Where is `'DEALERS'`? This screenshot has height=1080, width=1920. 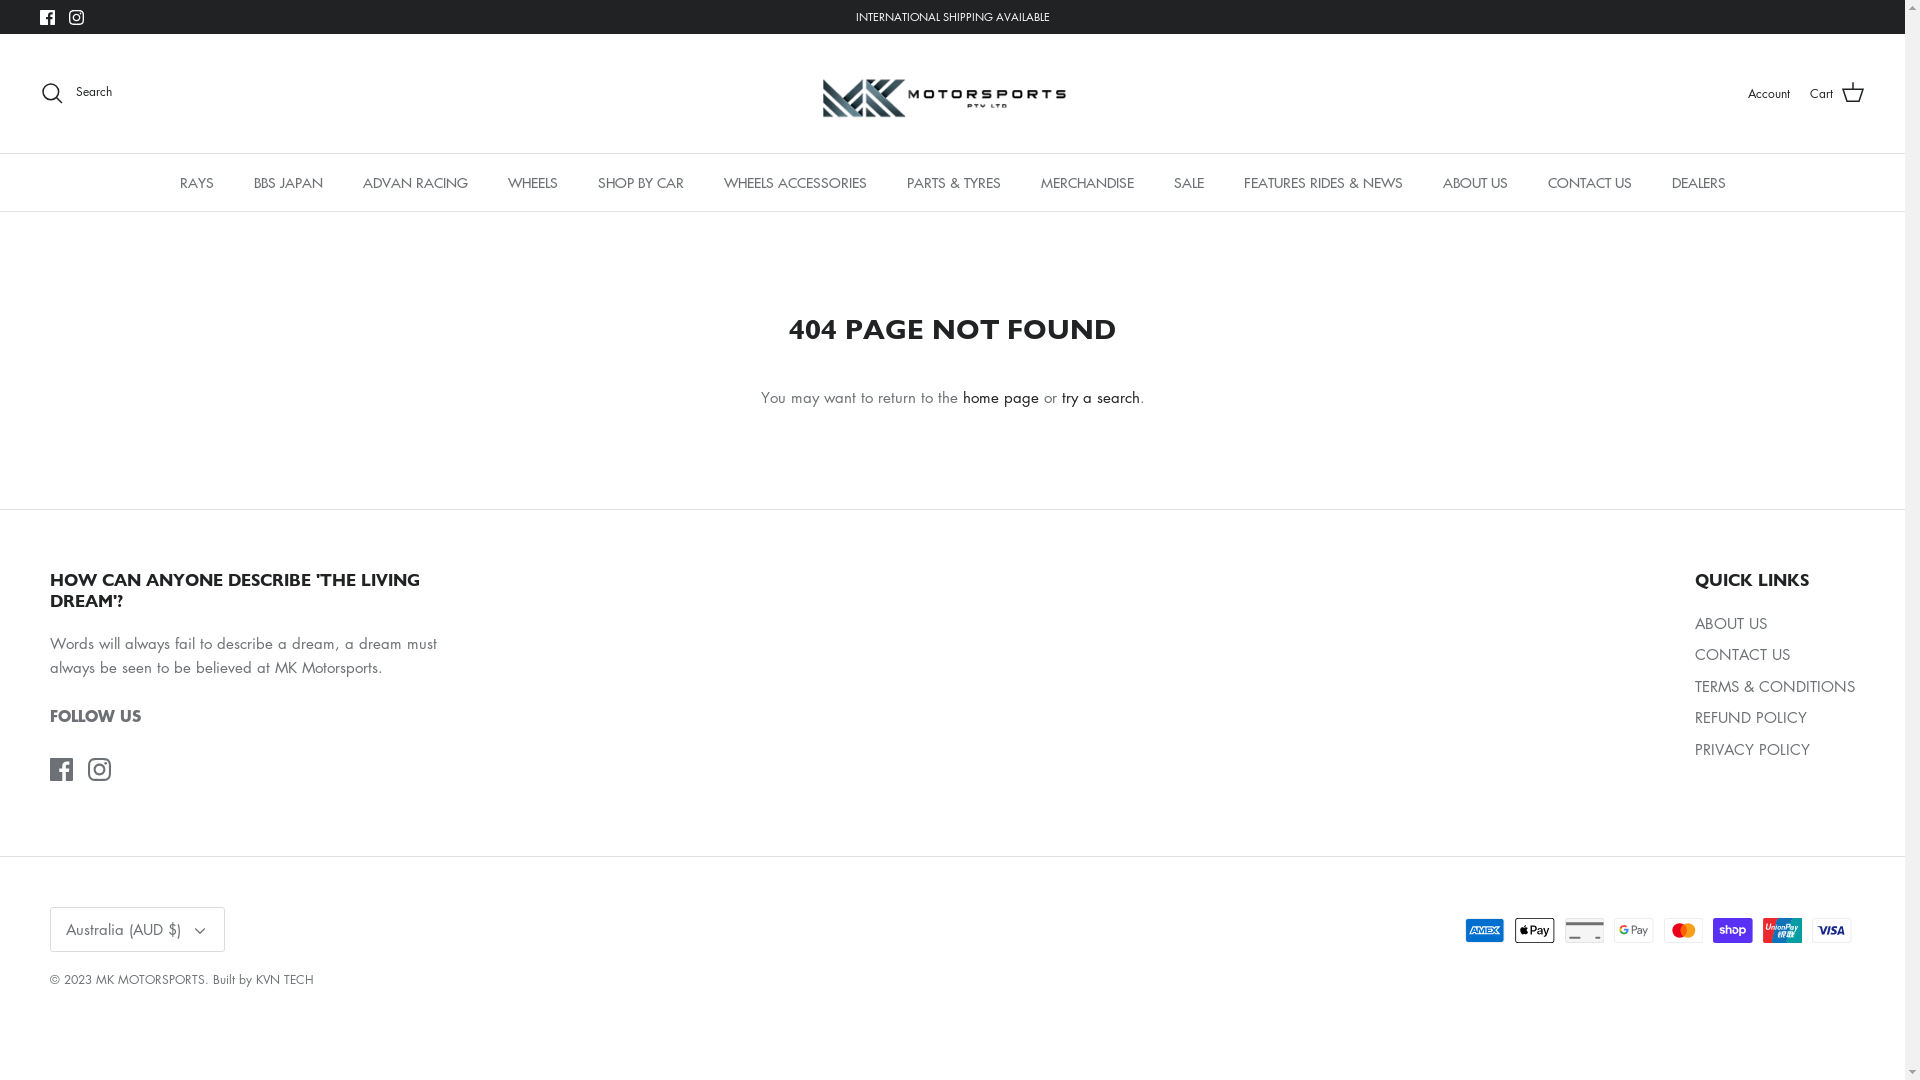 'DEALERS' is located at coordinates (1698, 182).